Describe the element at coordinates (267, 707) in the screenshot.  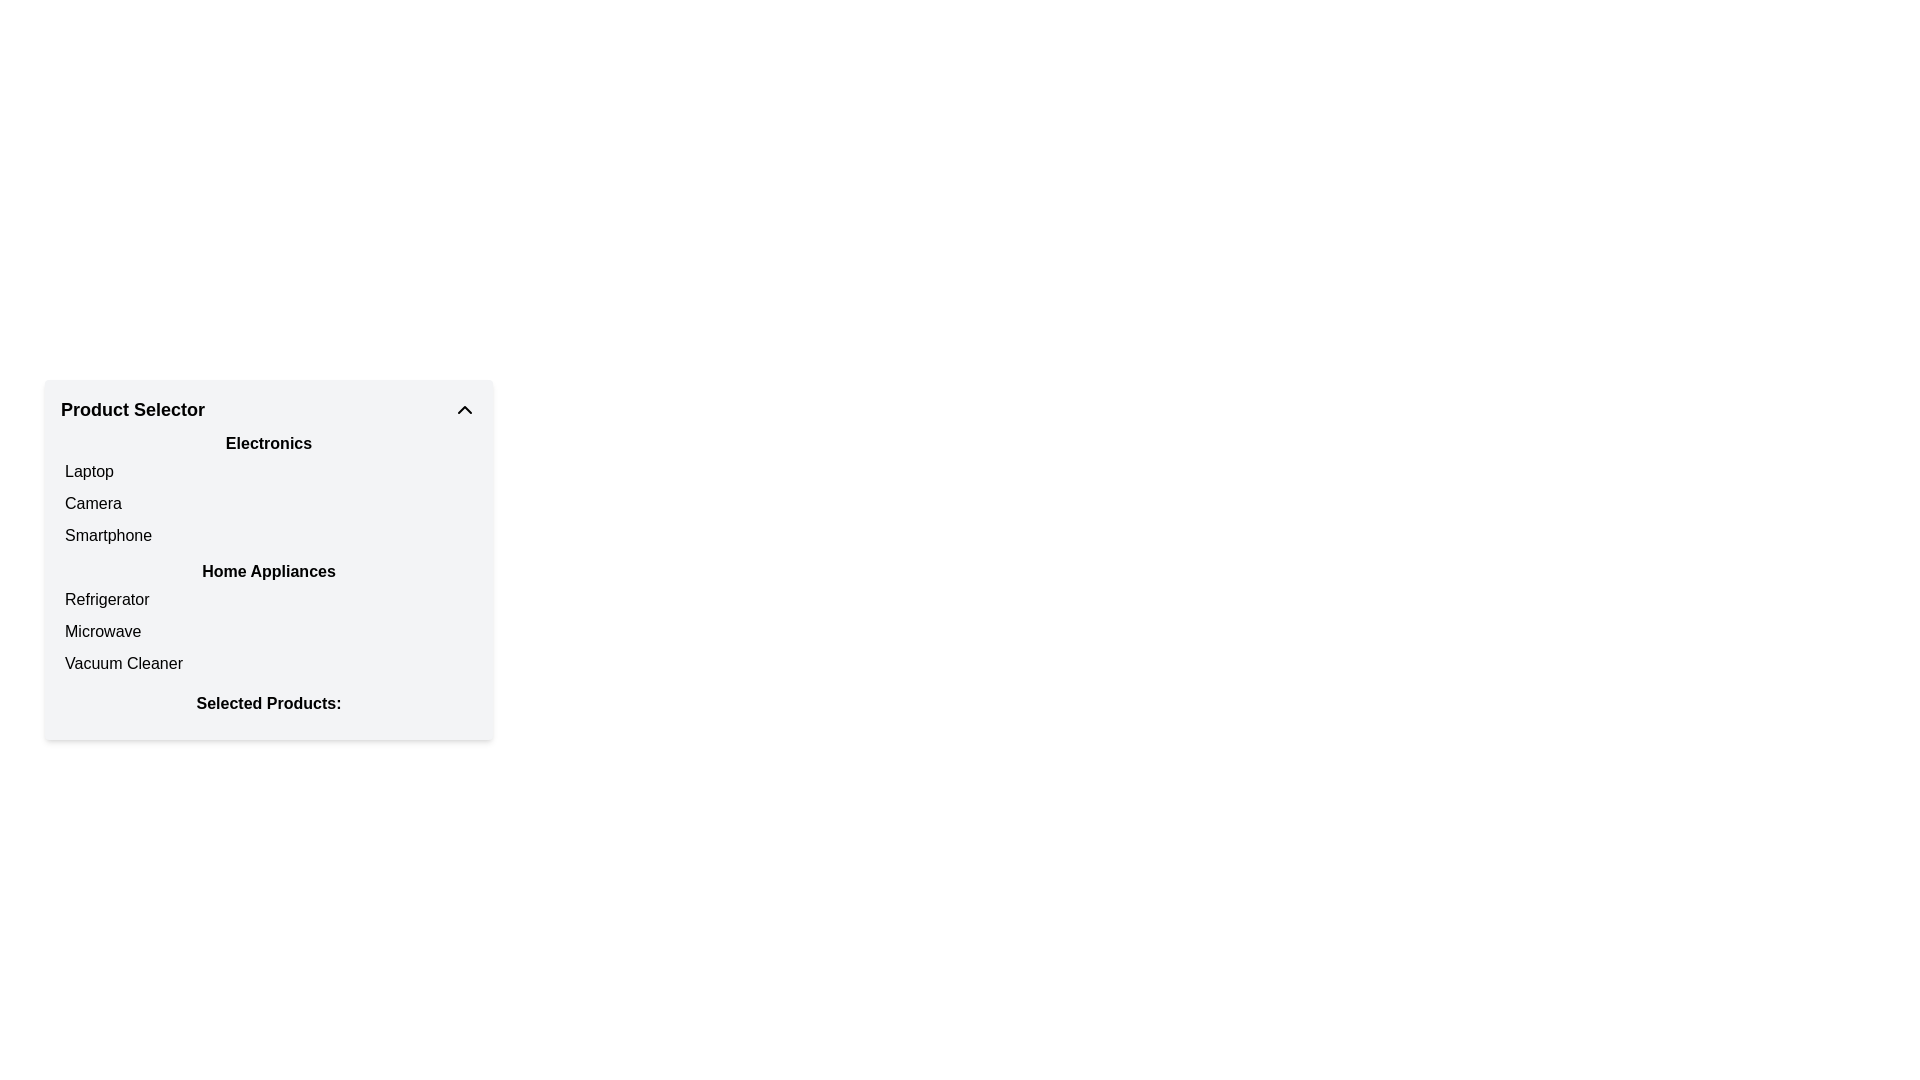
I see `the text label displaying 'Selected Products:' positioned at the bottom of the vertical section in the card layout` at that location.